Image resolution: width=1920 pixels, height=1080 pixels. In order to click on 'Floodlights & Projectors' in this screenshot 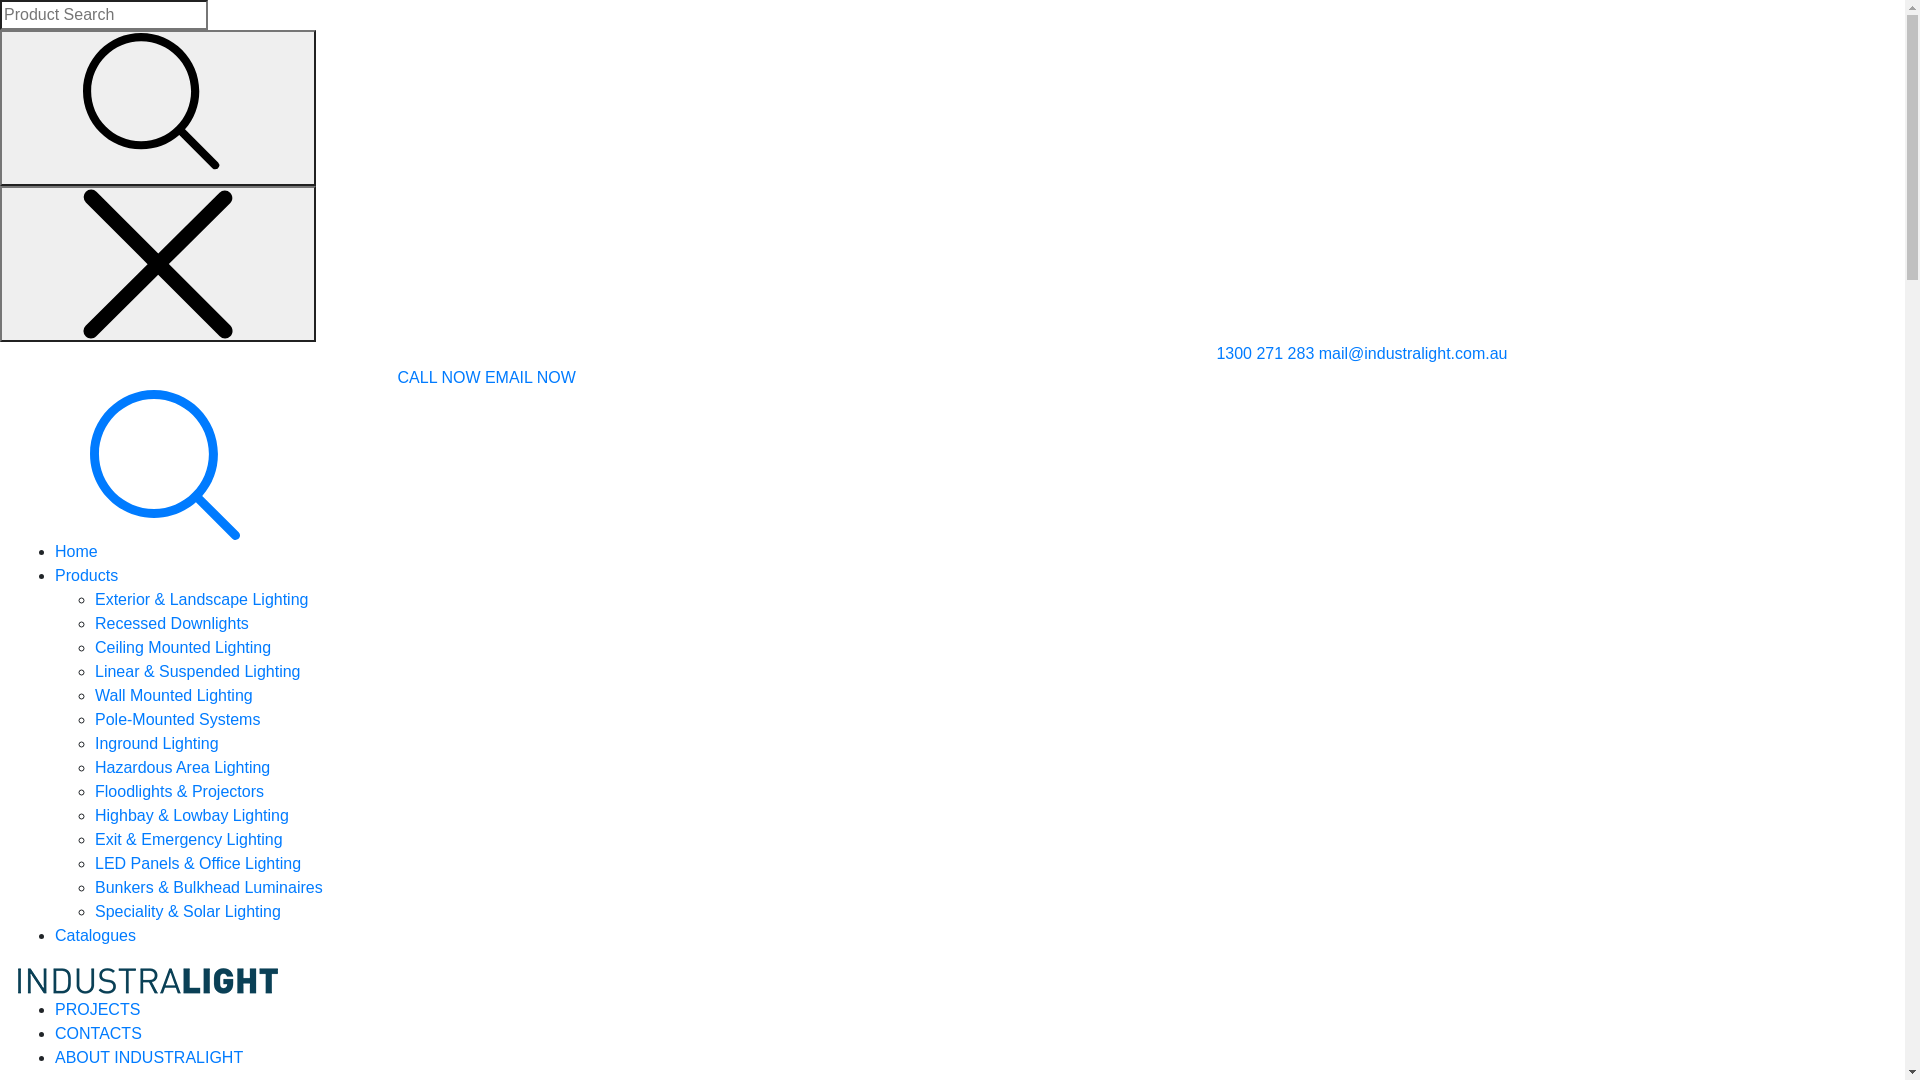, I will do `click(179, 790)`.